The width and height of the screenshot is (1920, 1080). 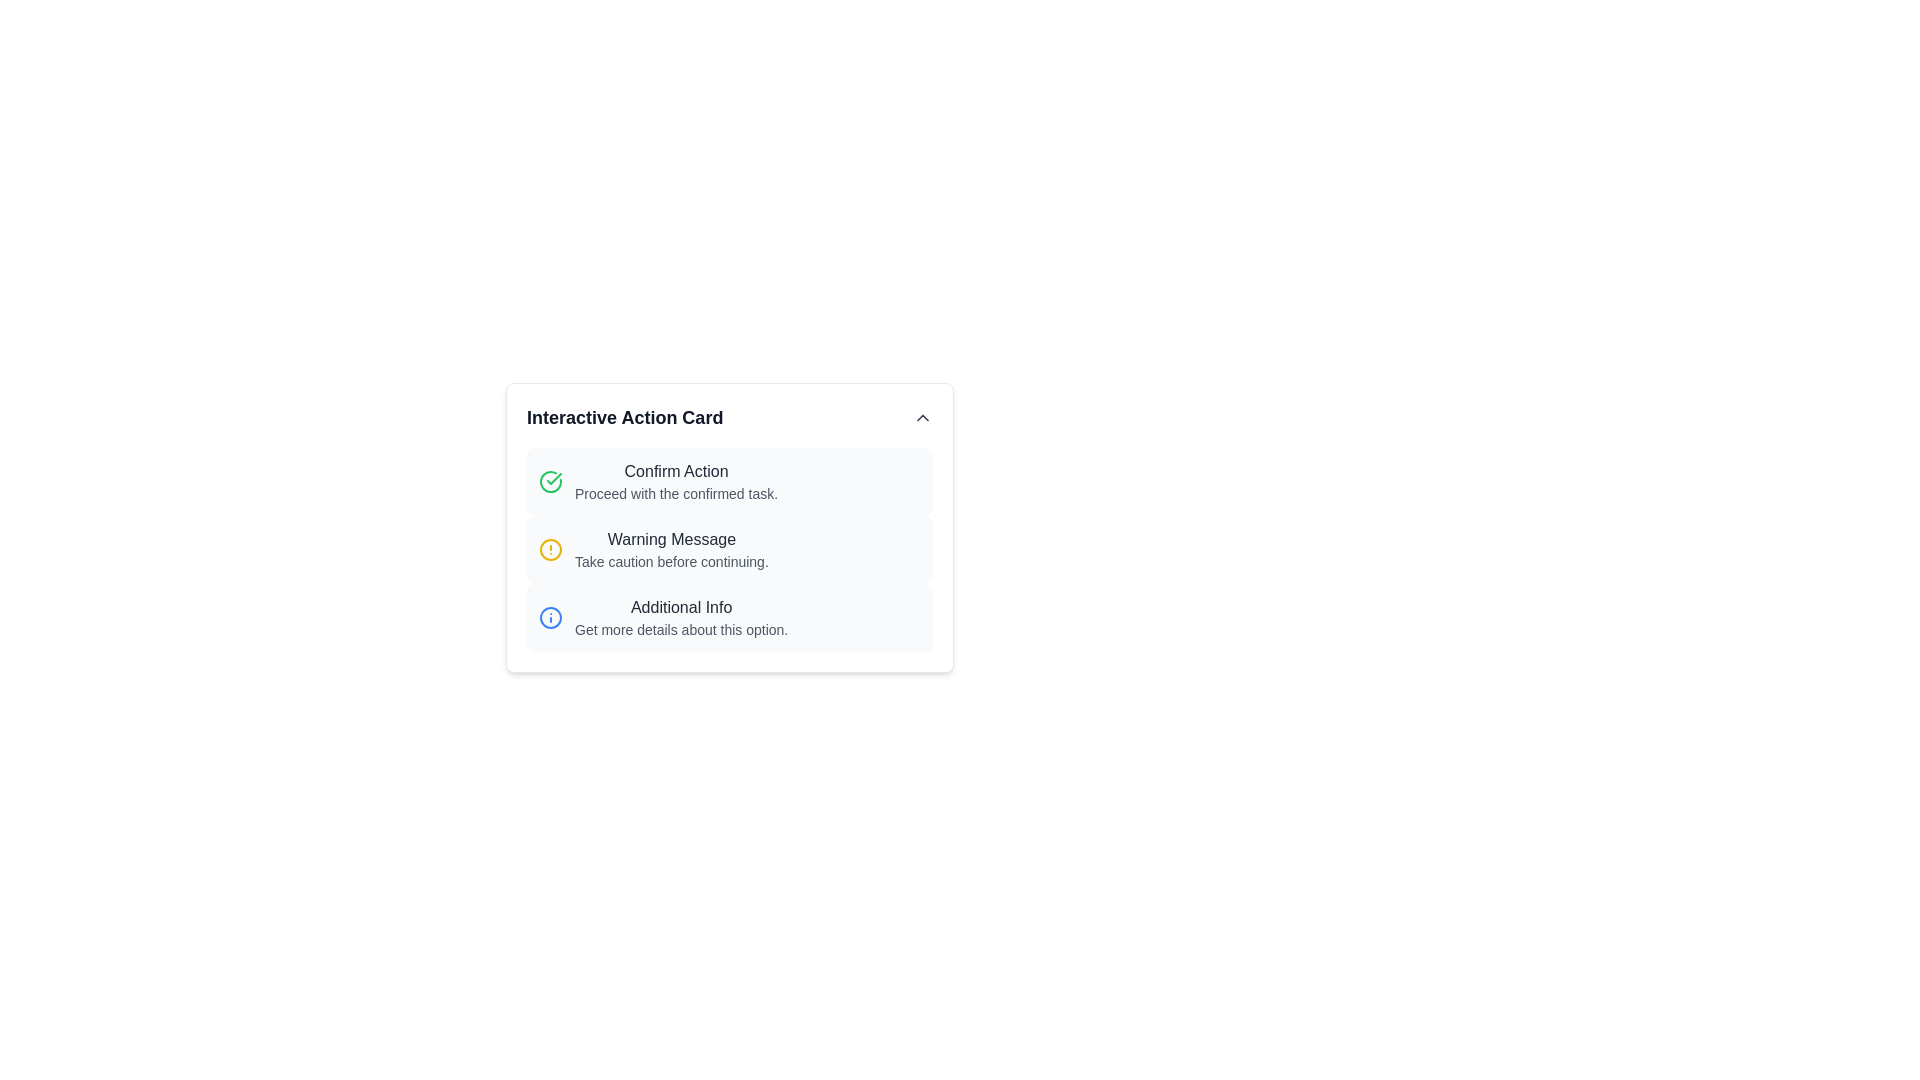 I want to click on the static text label reading 'Interactive Action Card', which is styled with a larger font size, bold weight, and dark gray color, located in the header section of a card-like interface, so click(x=624, y=416).